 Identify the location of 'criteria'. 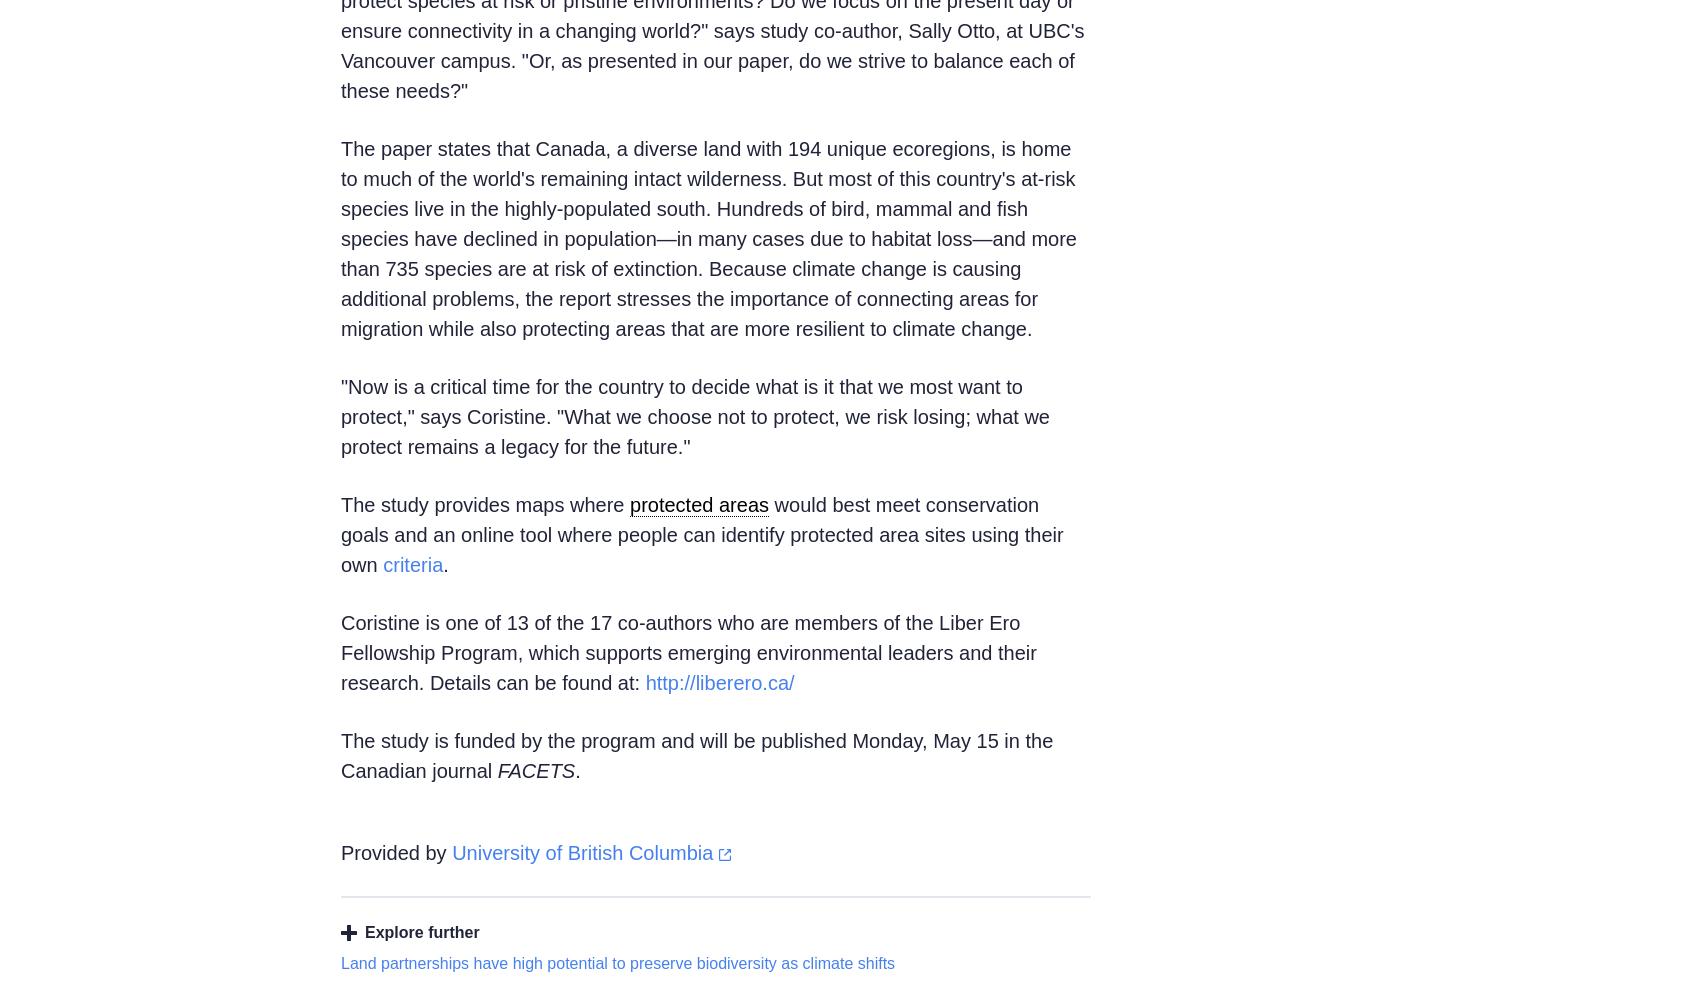
(413, 565).